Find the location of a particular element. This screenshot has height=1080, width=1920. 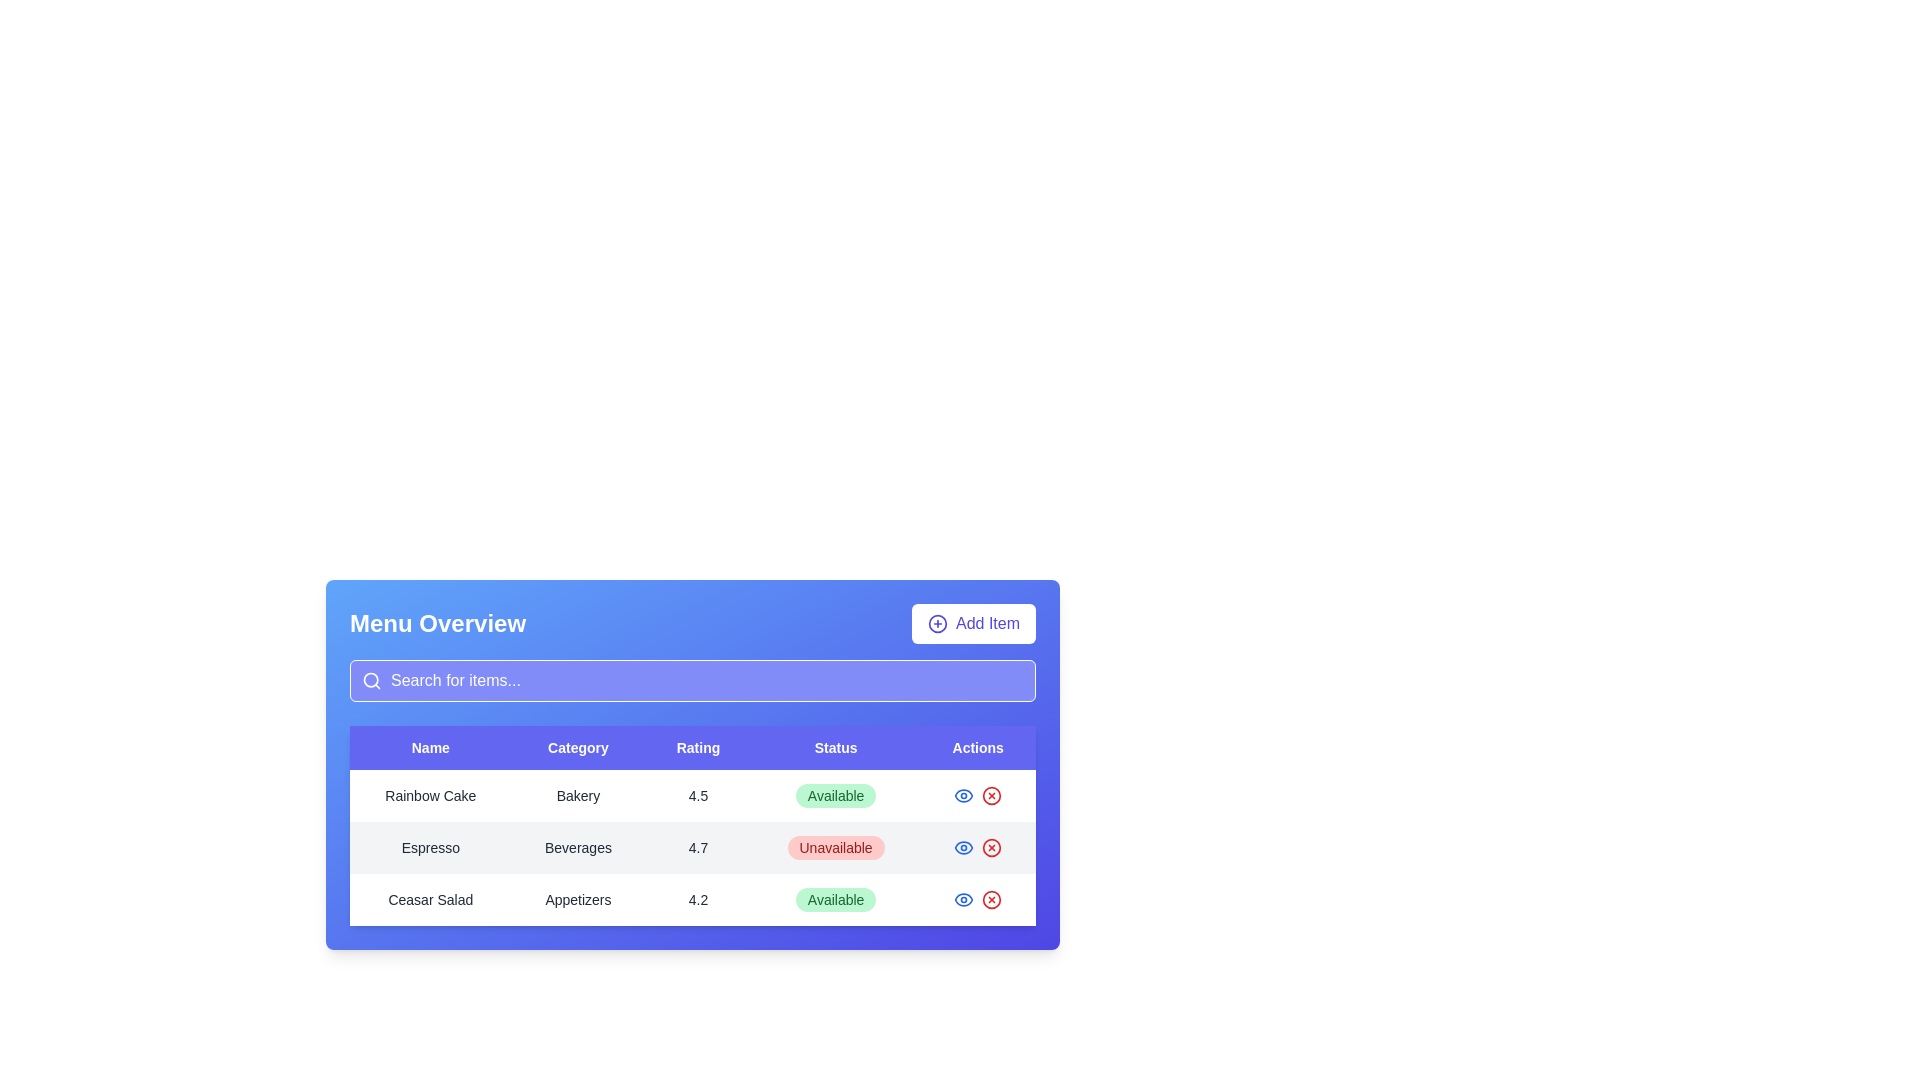

the group of actionable icon buttons in the last column of the table under the 'Actions' header corresponding to the 'Ceasar Salad' row is located at coordinates (978, 898).